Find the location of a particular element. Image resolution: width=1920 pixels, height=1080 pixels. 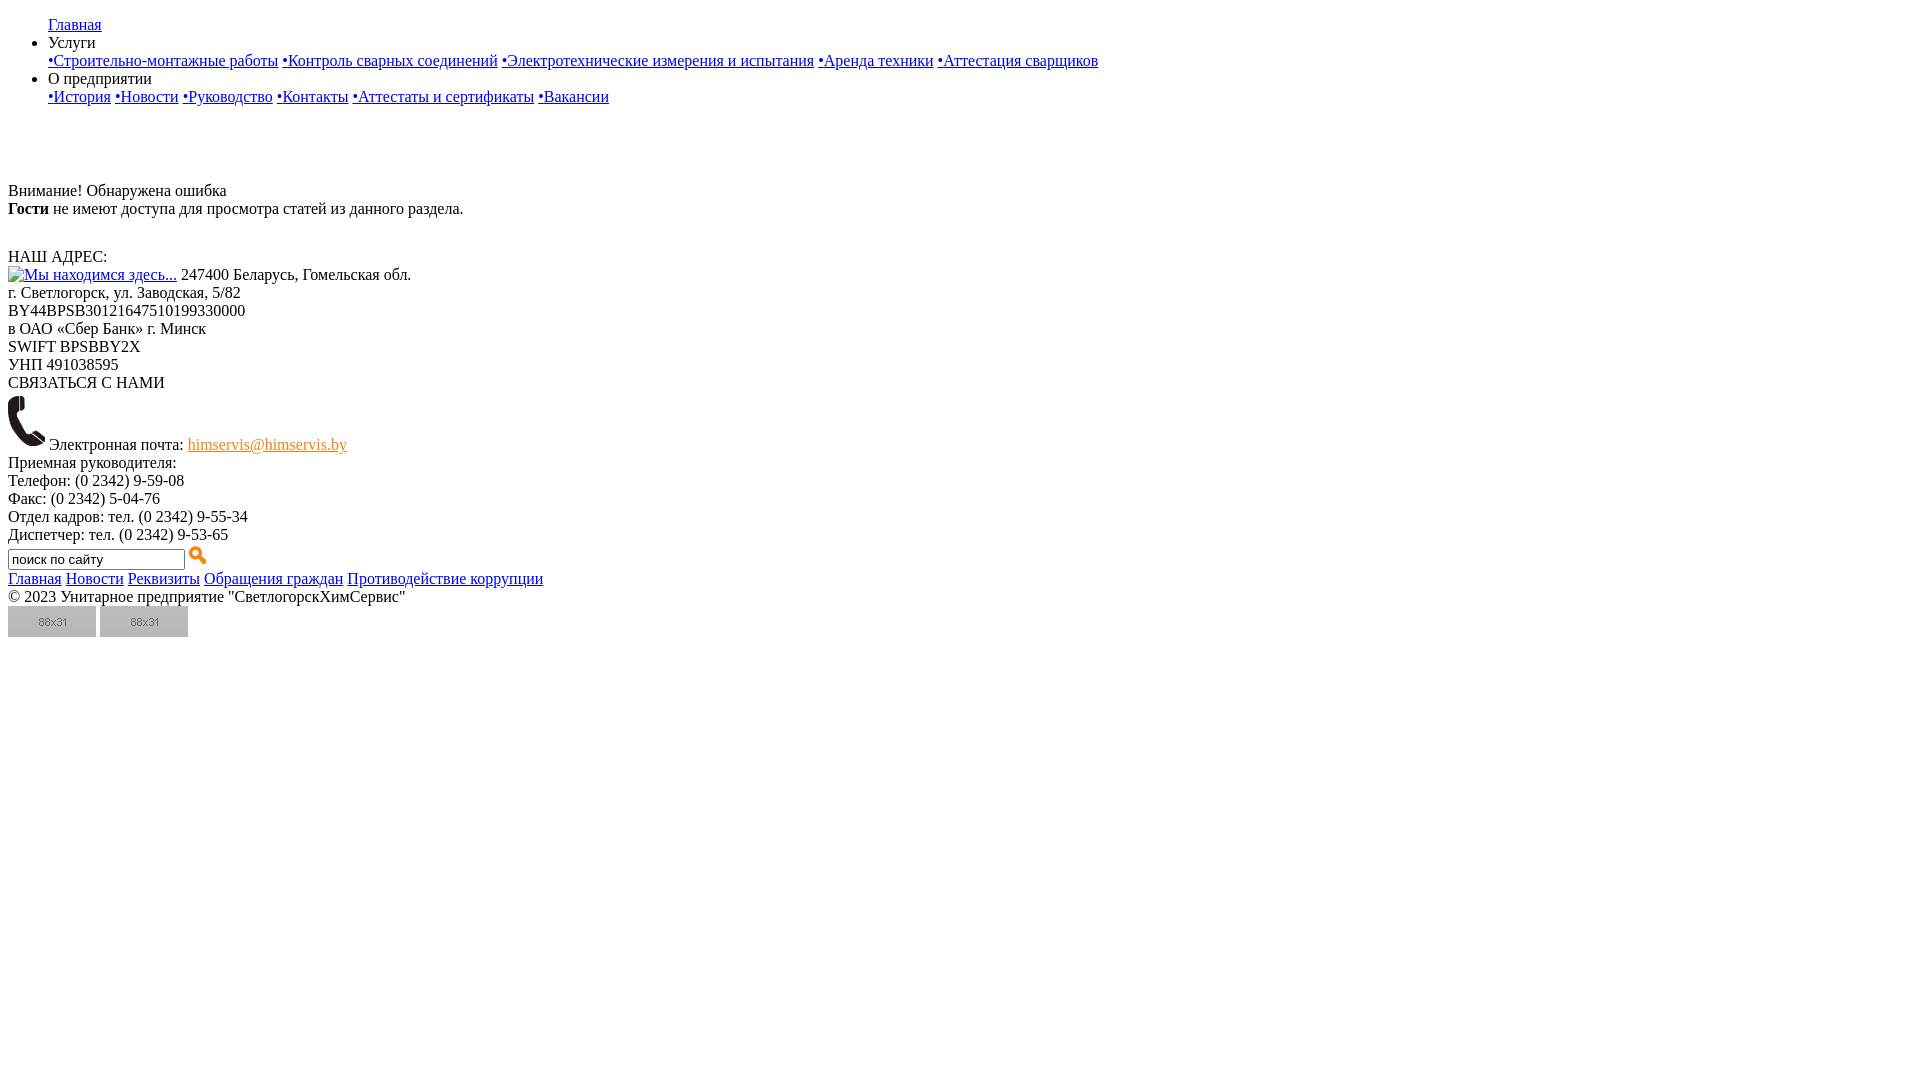

'himservis@himservis.by' is located at coordinates (266, 443).